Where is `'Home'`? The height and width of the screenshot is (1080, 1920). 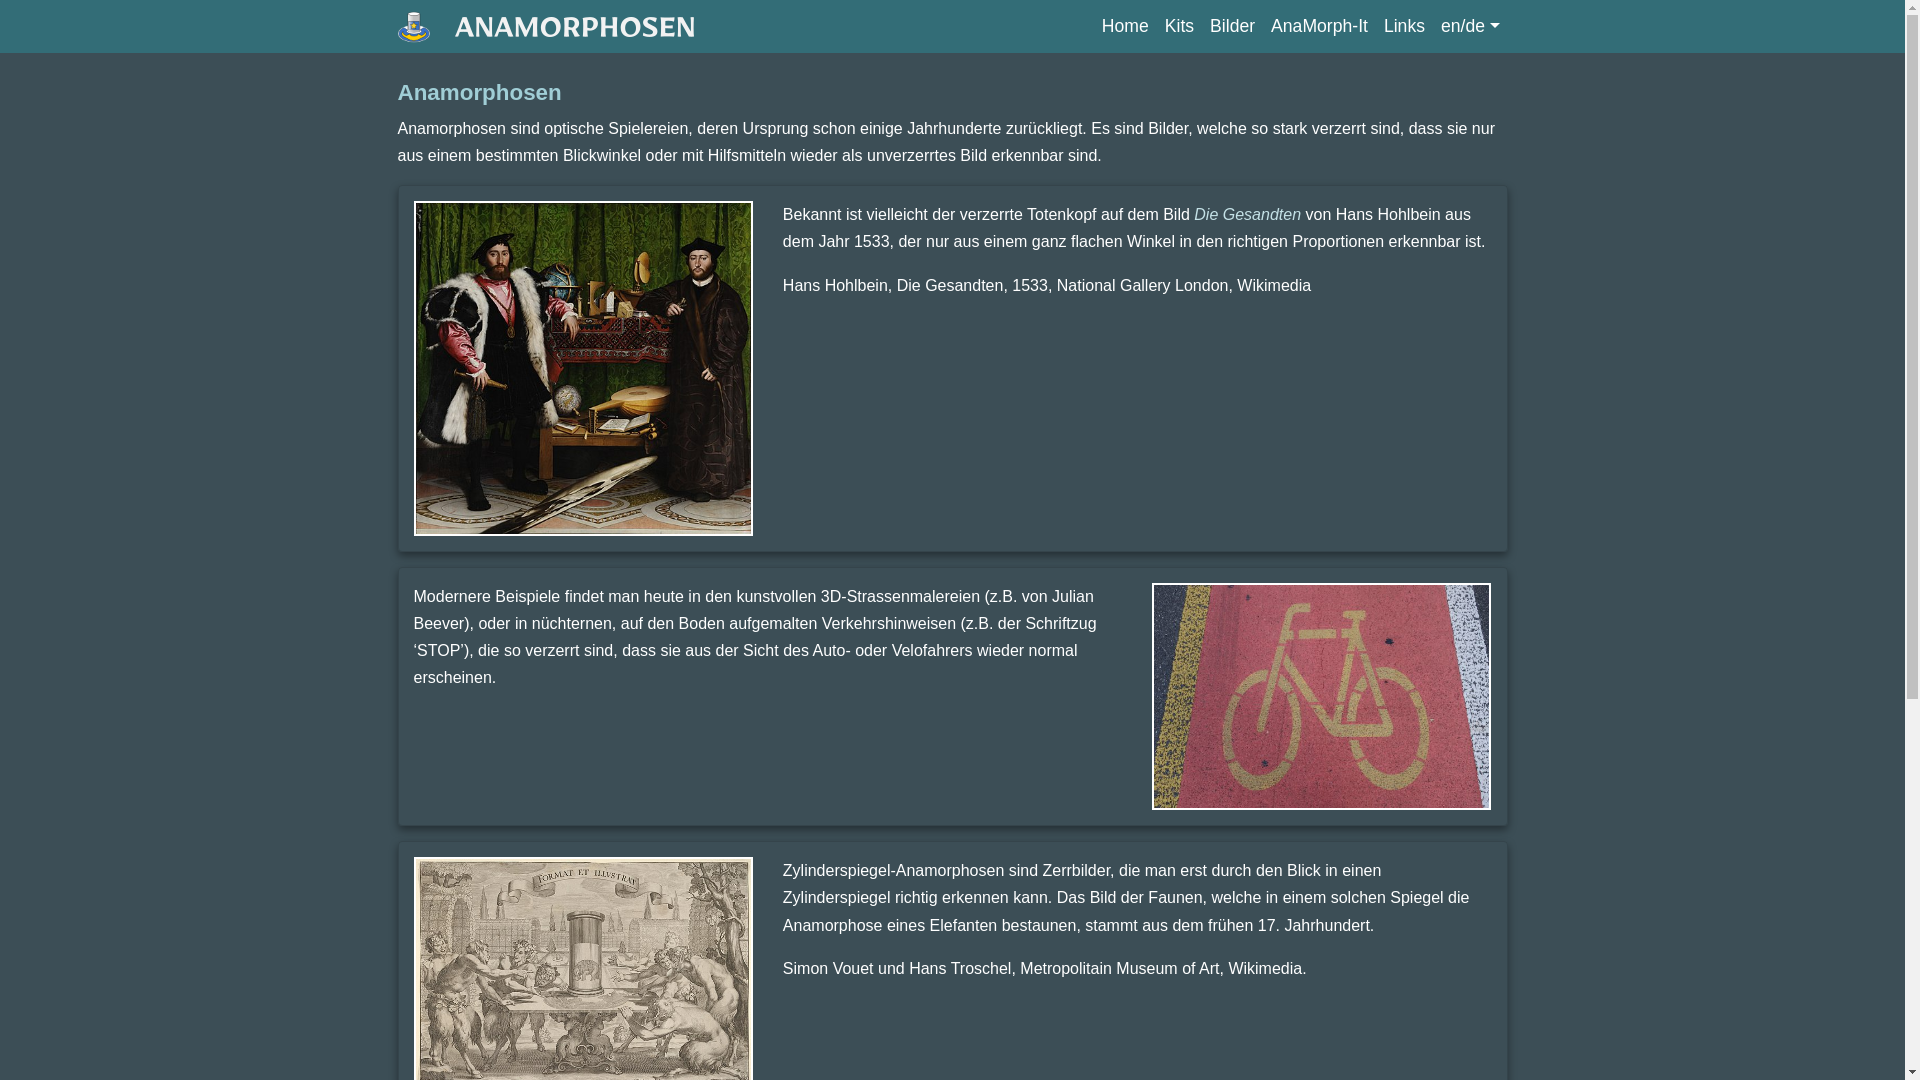
'Home' is located at coordinates (1093, 26).